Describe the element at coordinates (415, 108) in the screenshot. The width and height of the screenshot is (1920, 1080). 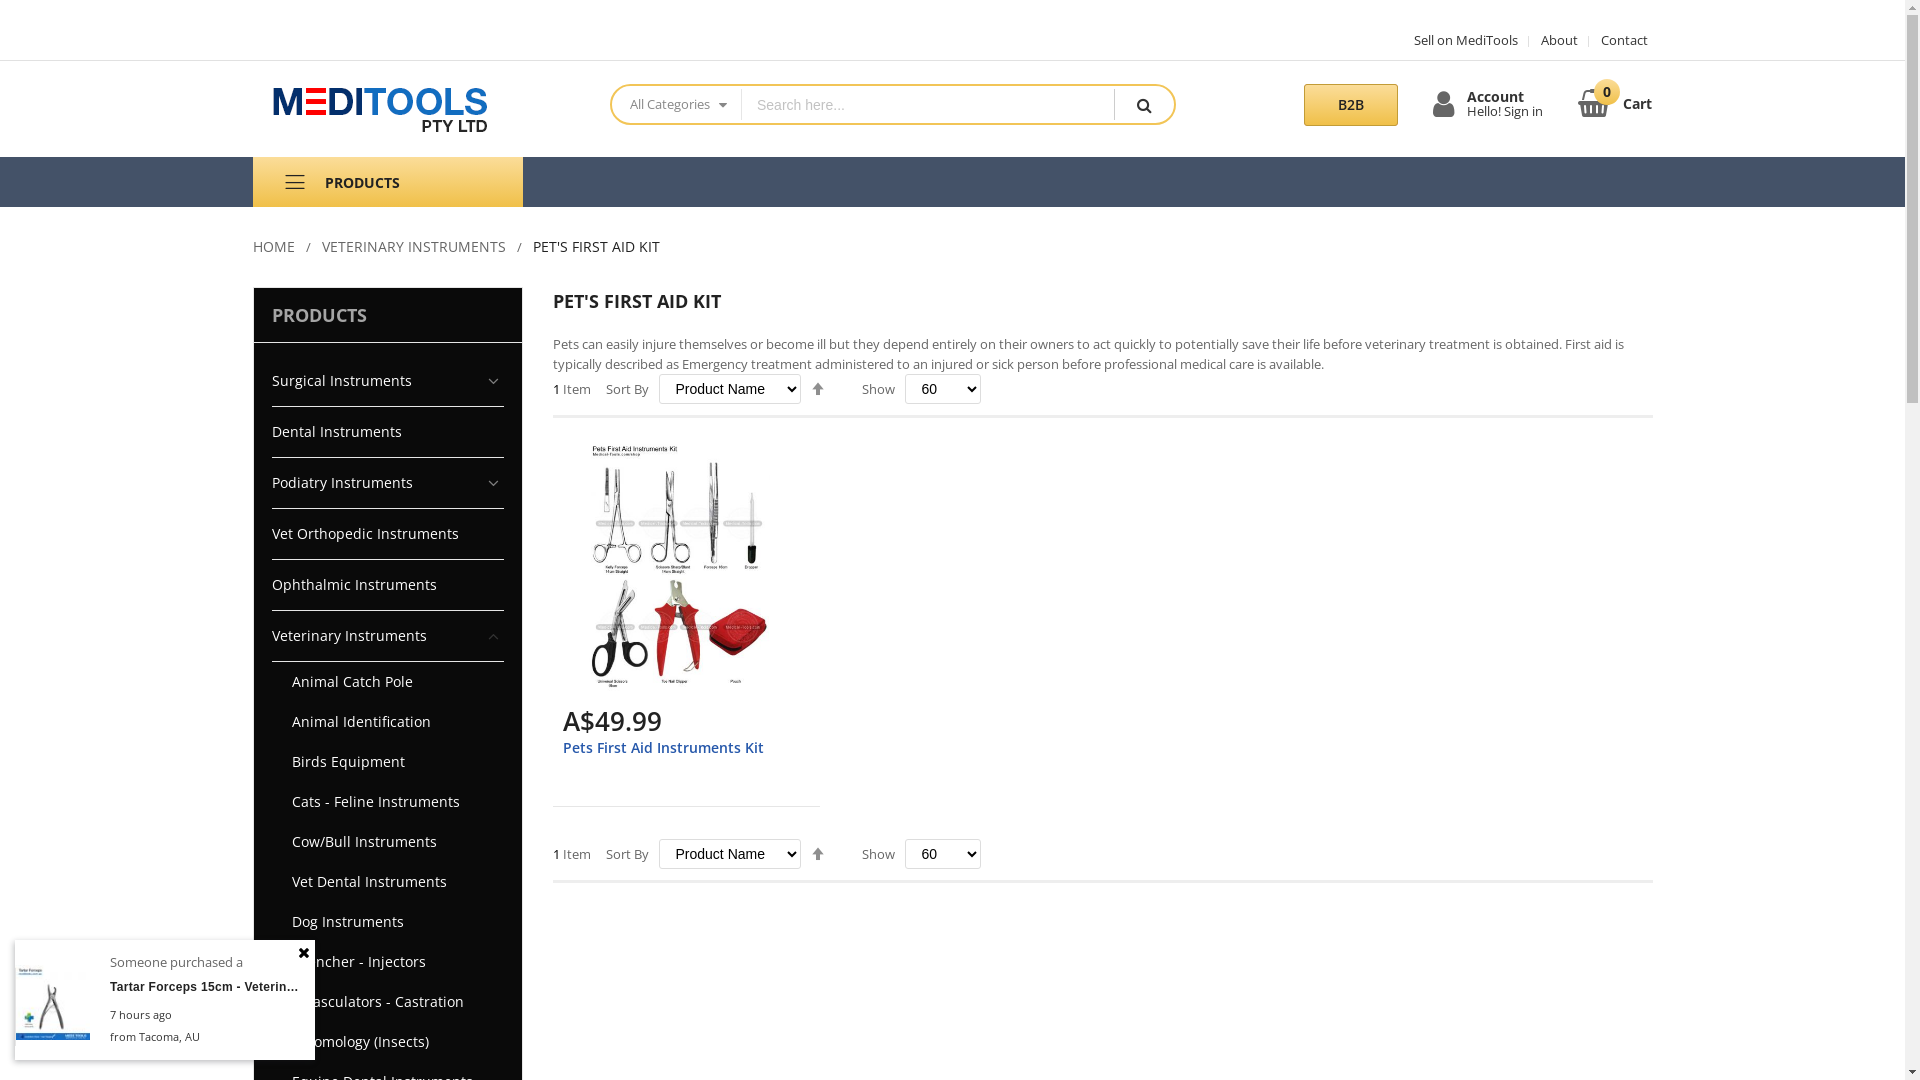
I see `'MediTools Website'` at that location.